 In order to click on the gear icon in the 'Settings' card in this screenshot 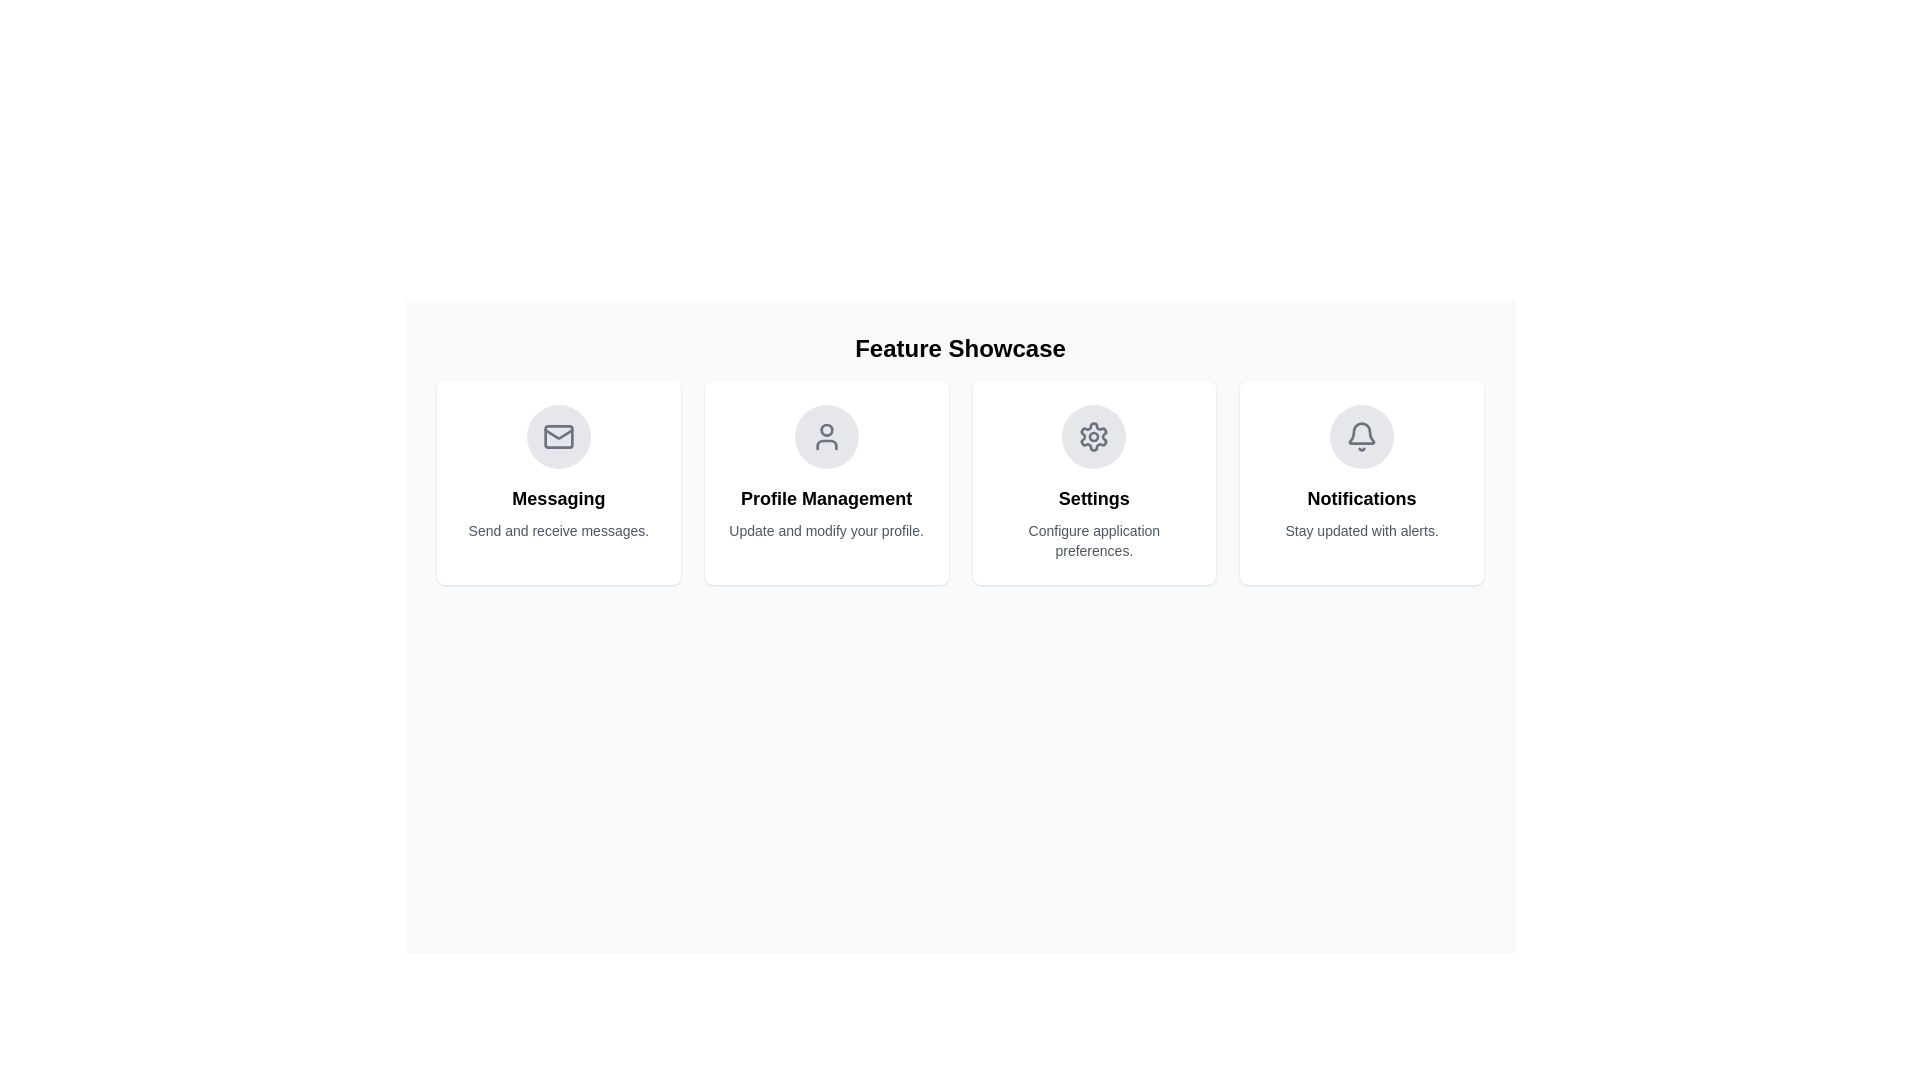, I will do `click(1093, 435)`.